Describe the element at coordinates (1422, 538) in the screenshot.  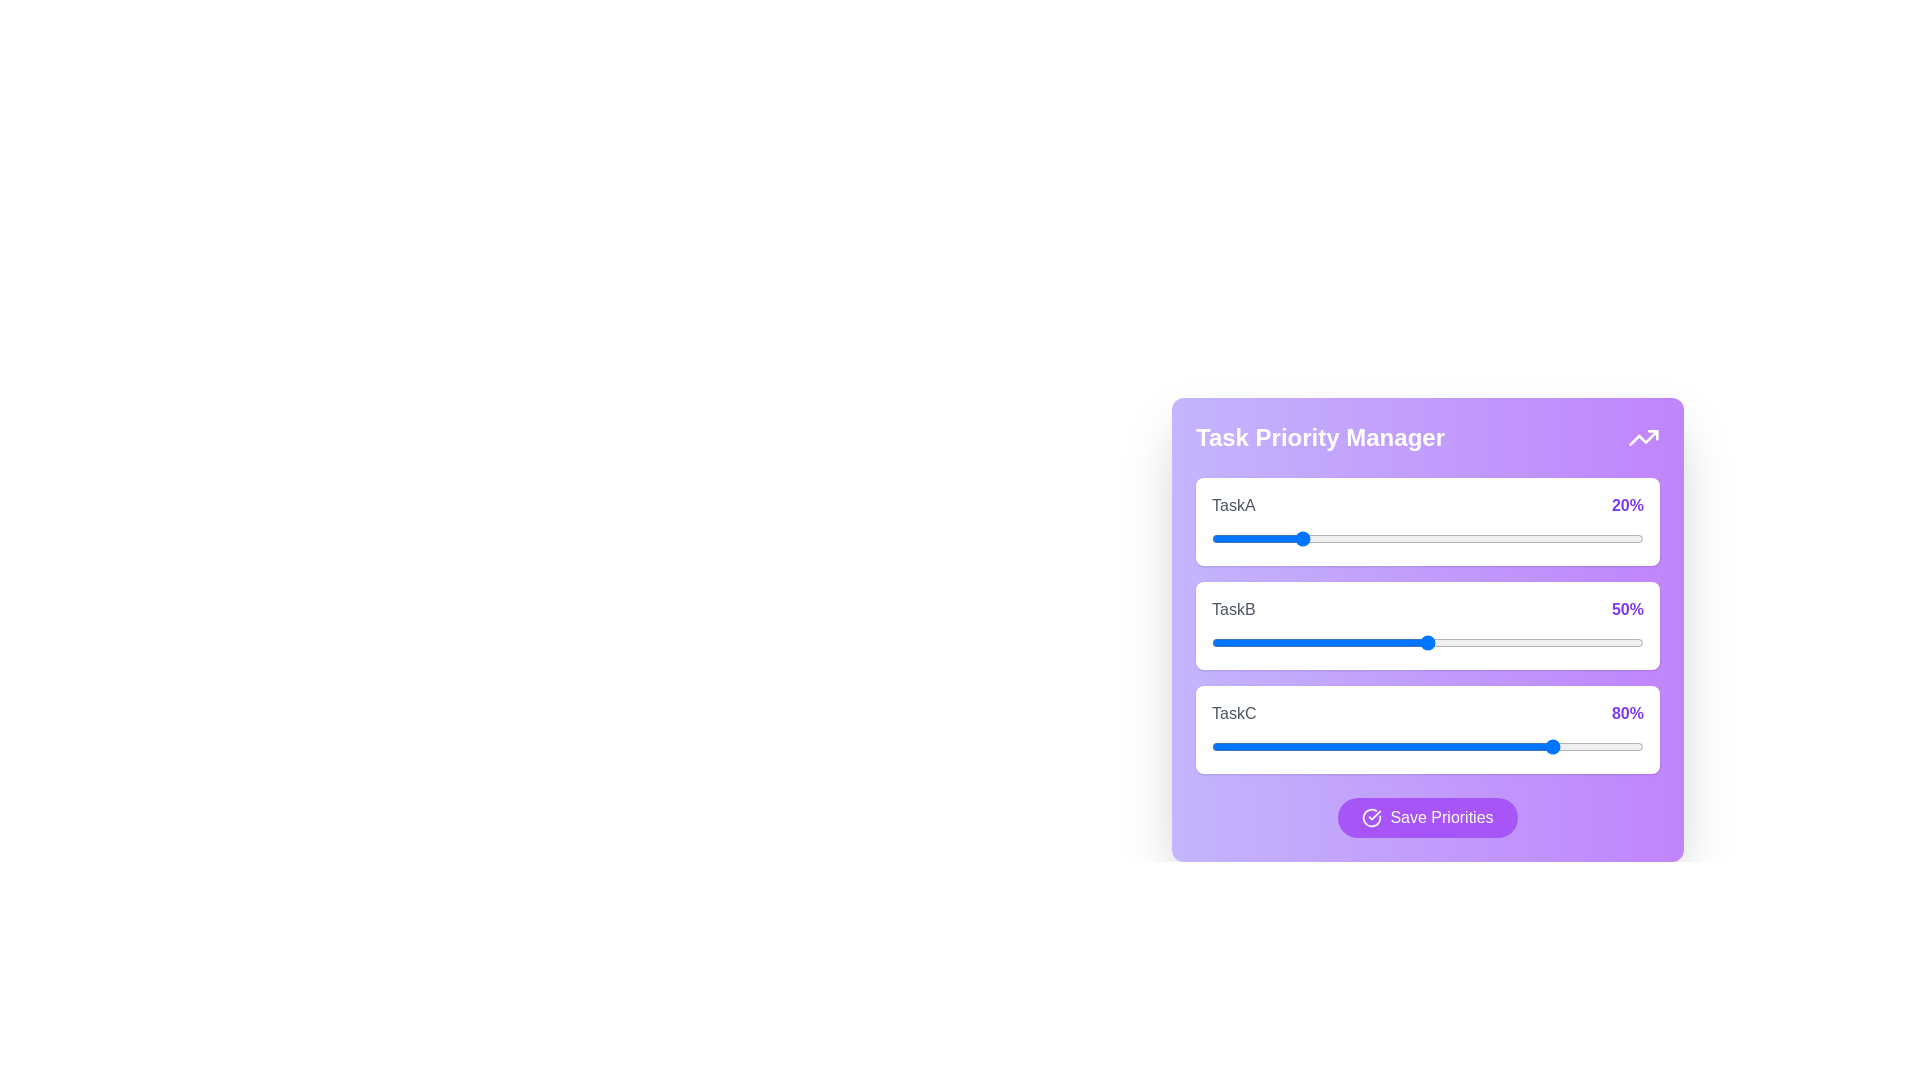
I see `the priority of 0 to 49% using the slider` at that location.